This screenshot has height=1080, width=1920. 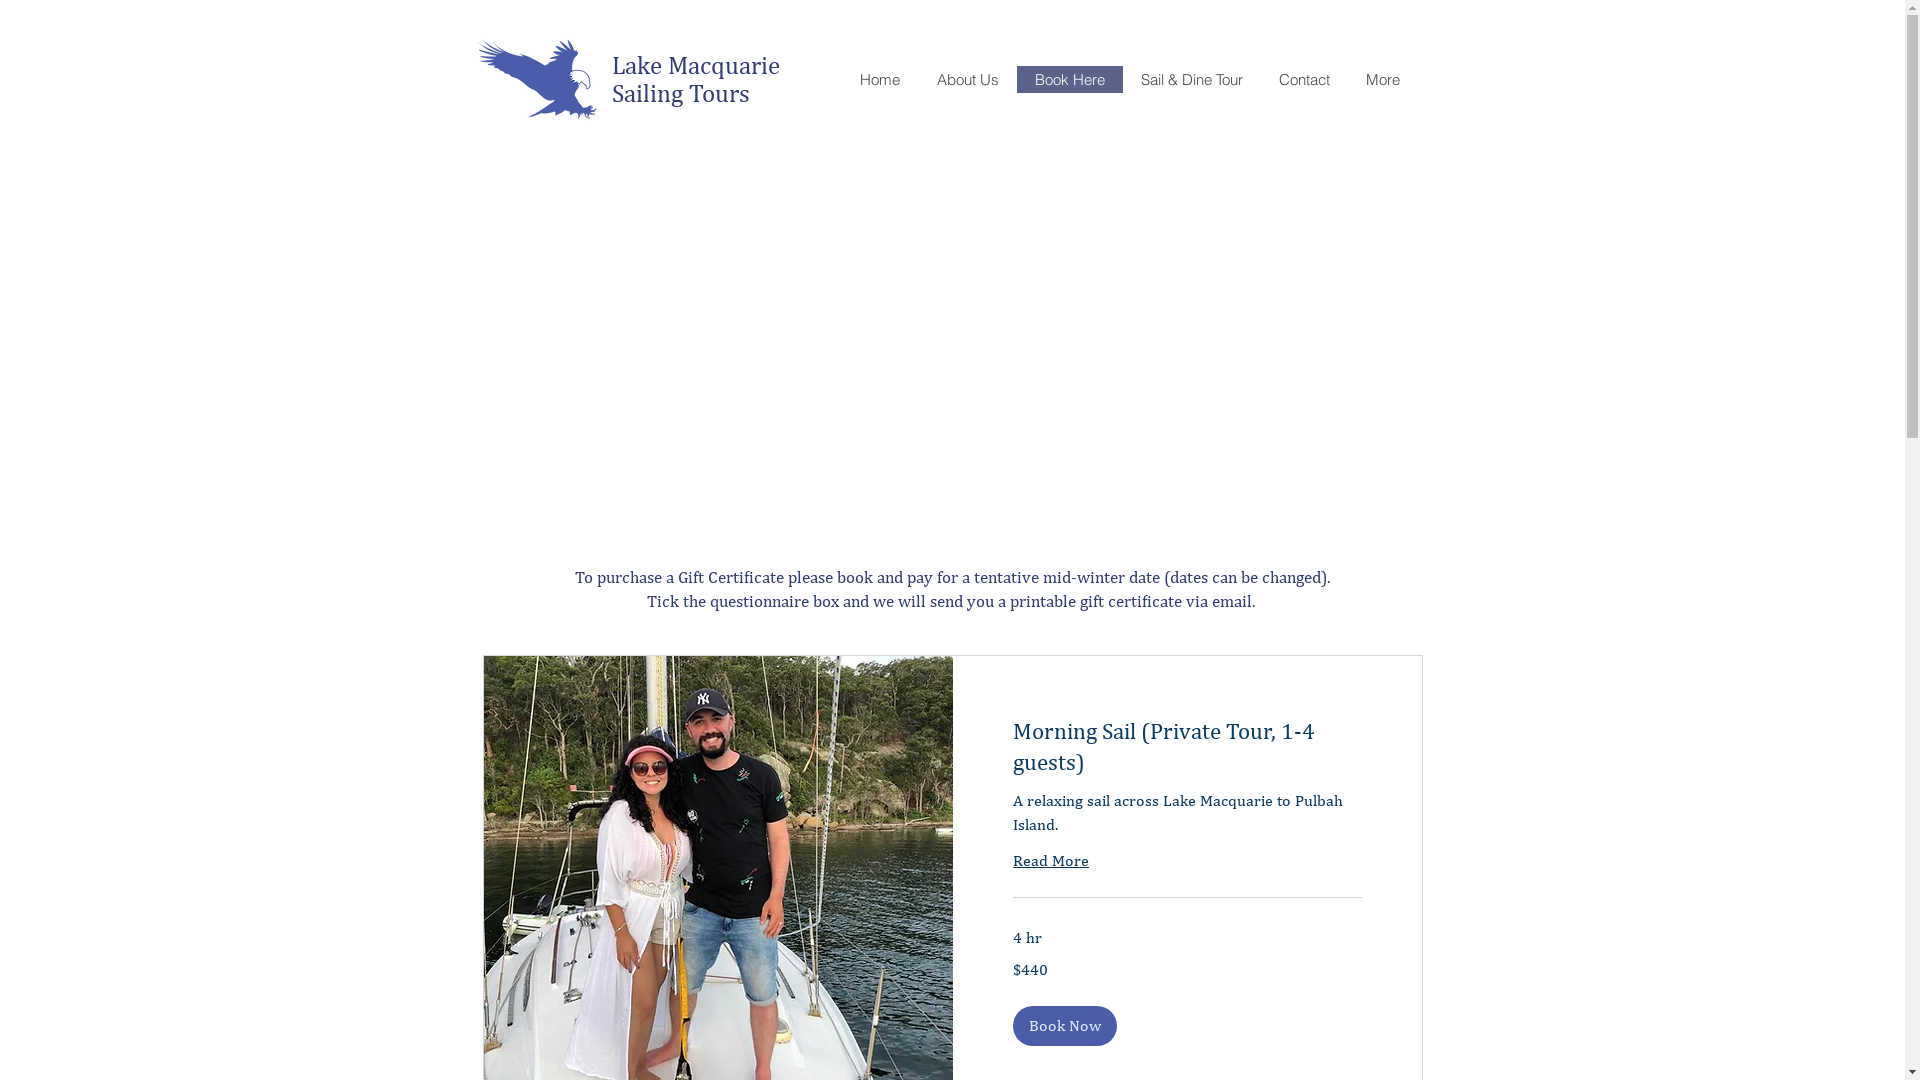 I want to click on 'More', so click(x=1348, y=78).